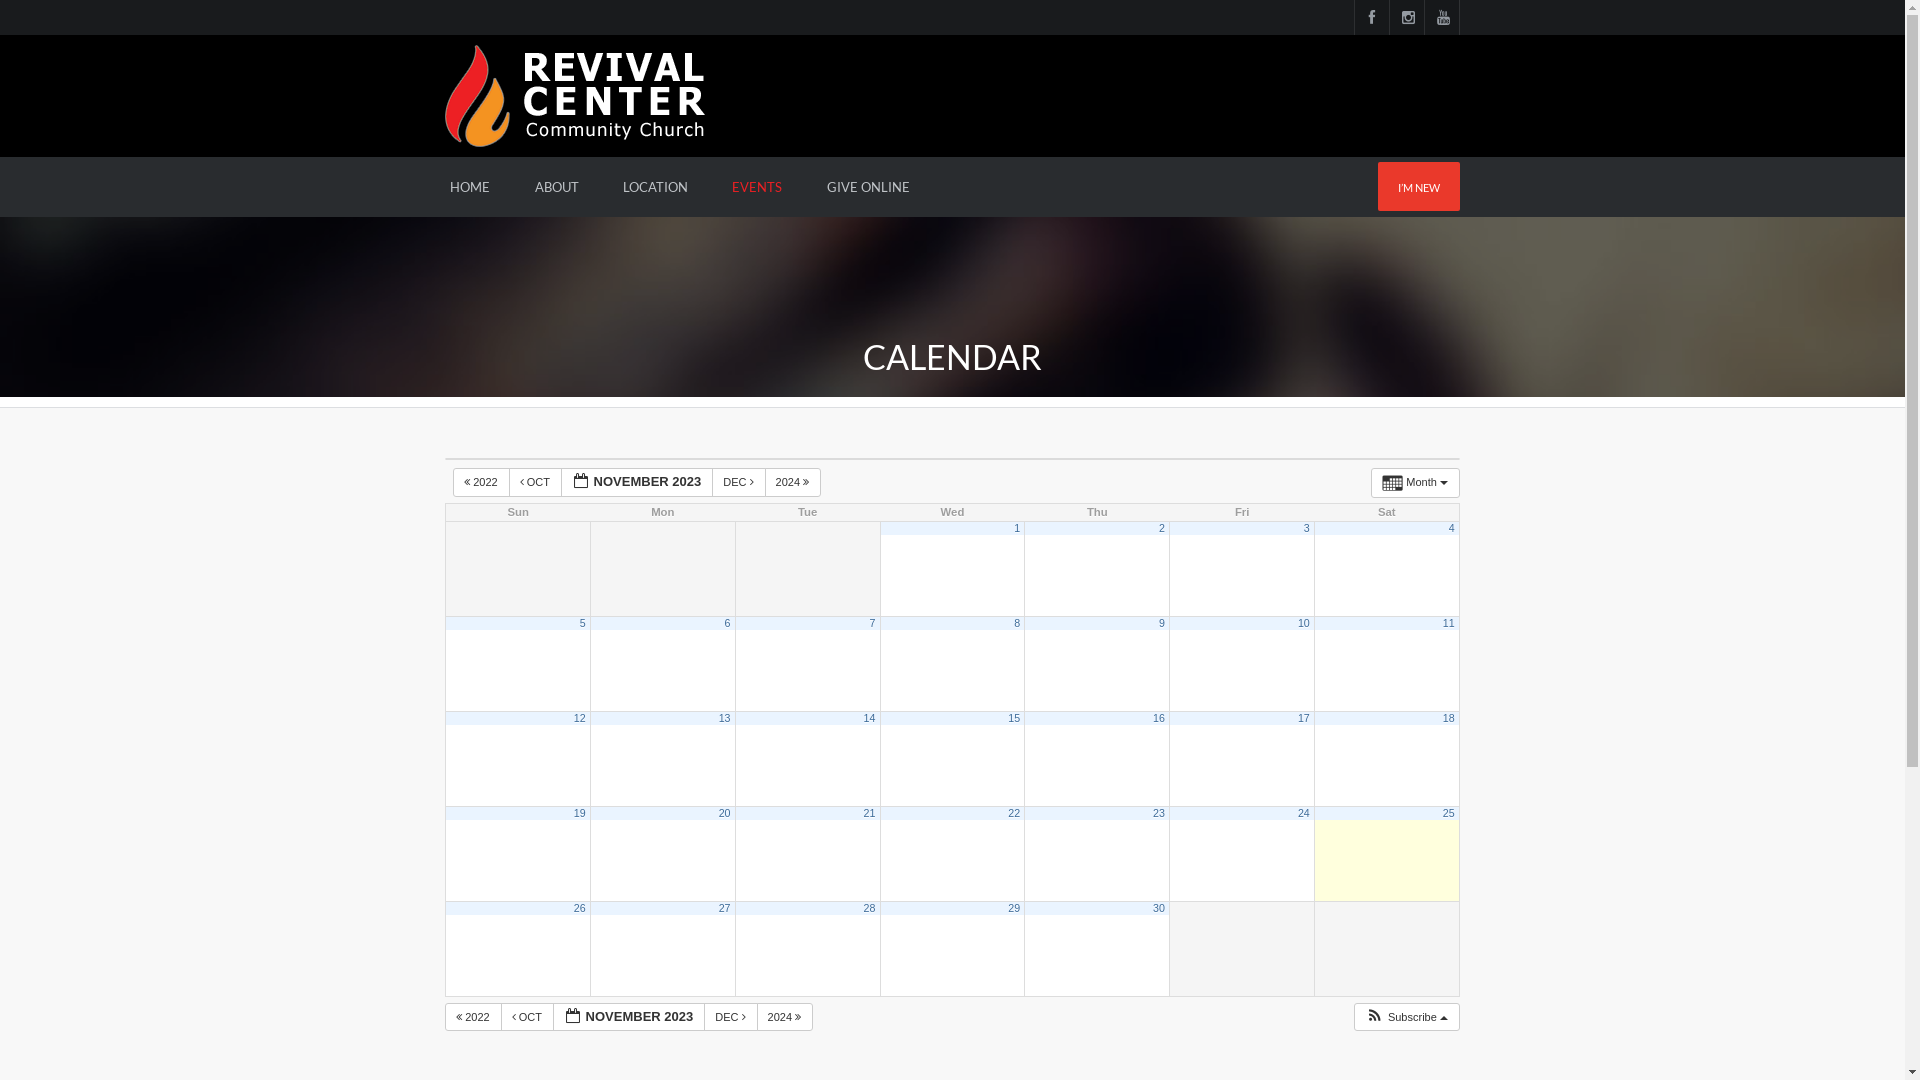 This screenshot has height=1080, width=1920. Describe the element at coordinates (1304, 622) in the screenshot. I see `'10'` at that location.